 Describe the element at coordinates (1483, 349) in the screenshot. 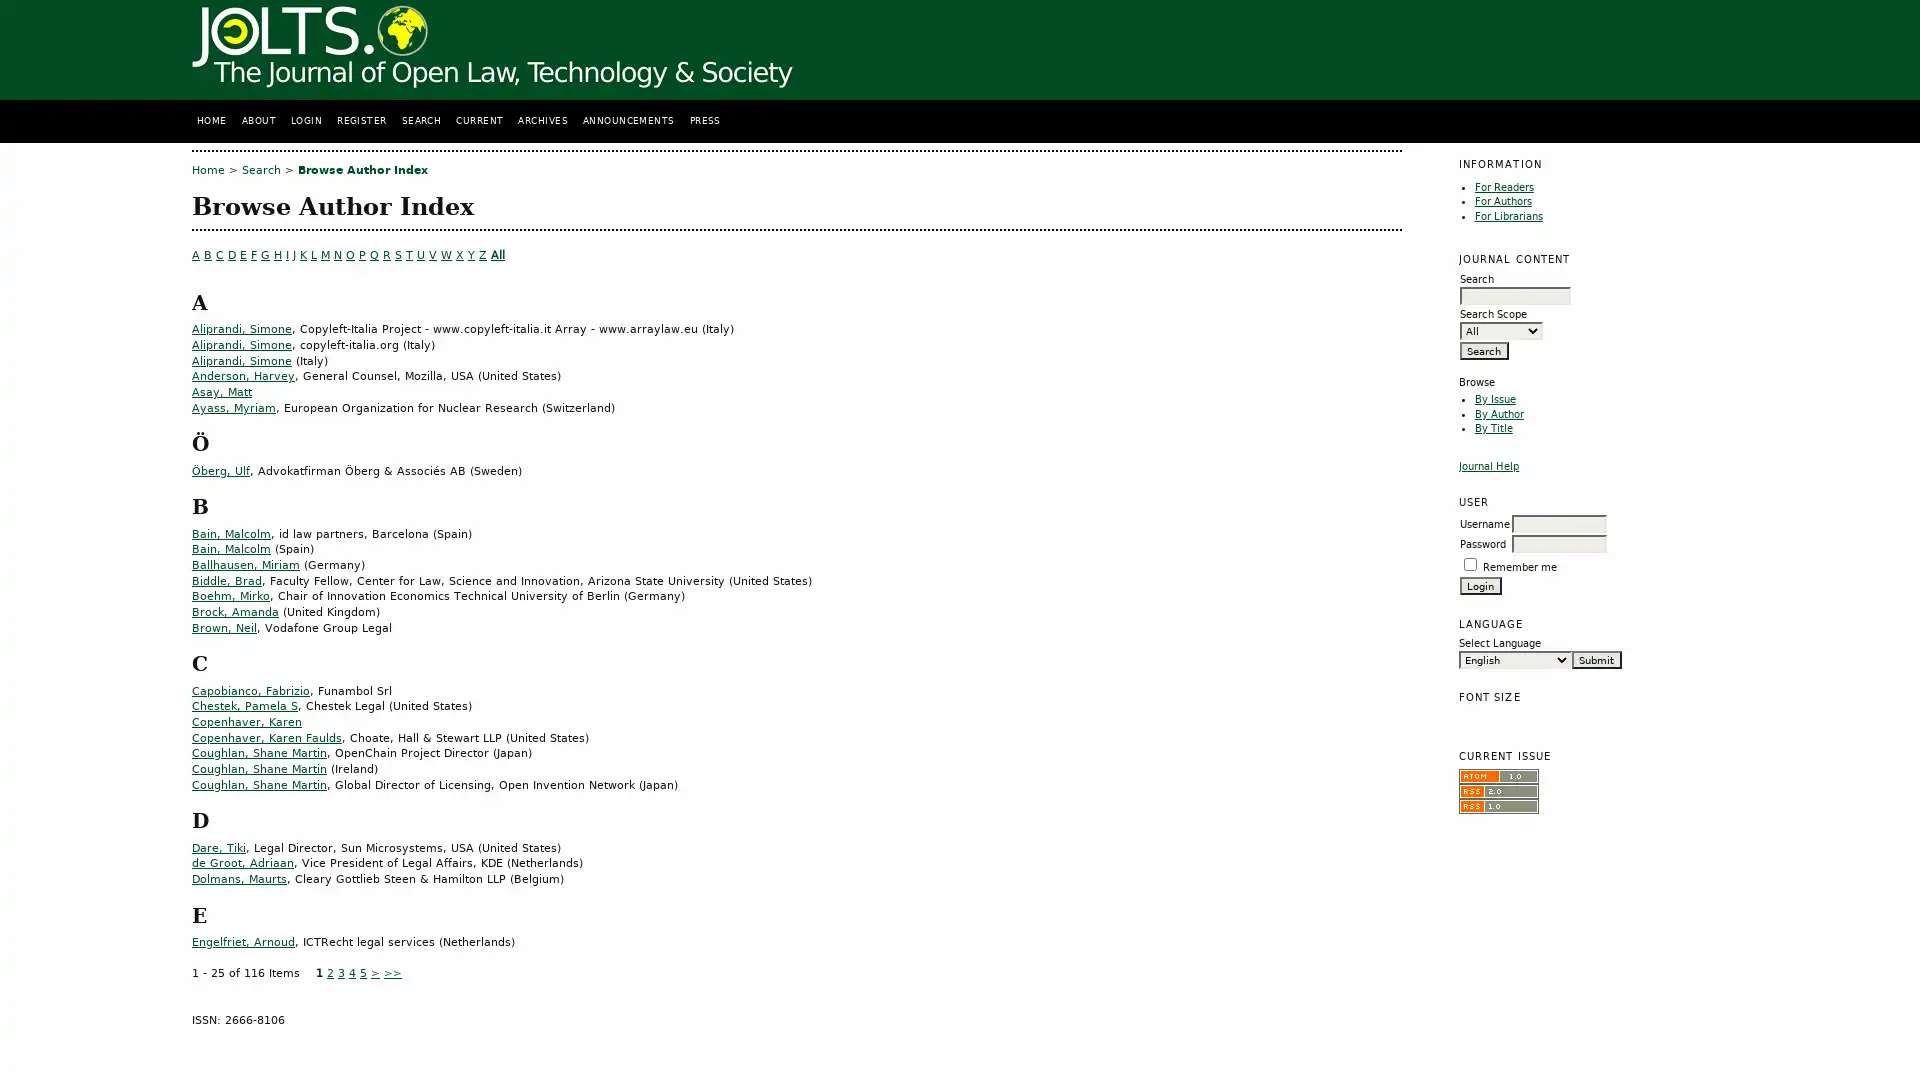

I see `Search` at that location.